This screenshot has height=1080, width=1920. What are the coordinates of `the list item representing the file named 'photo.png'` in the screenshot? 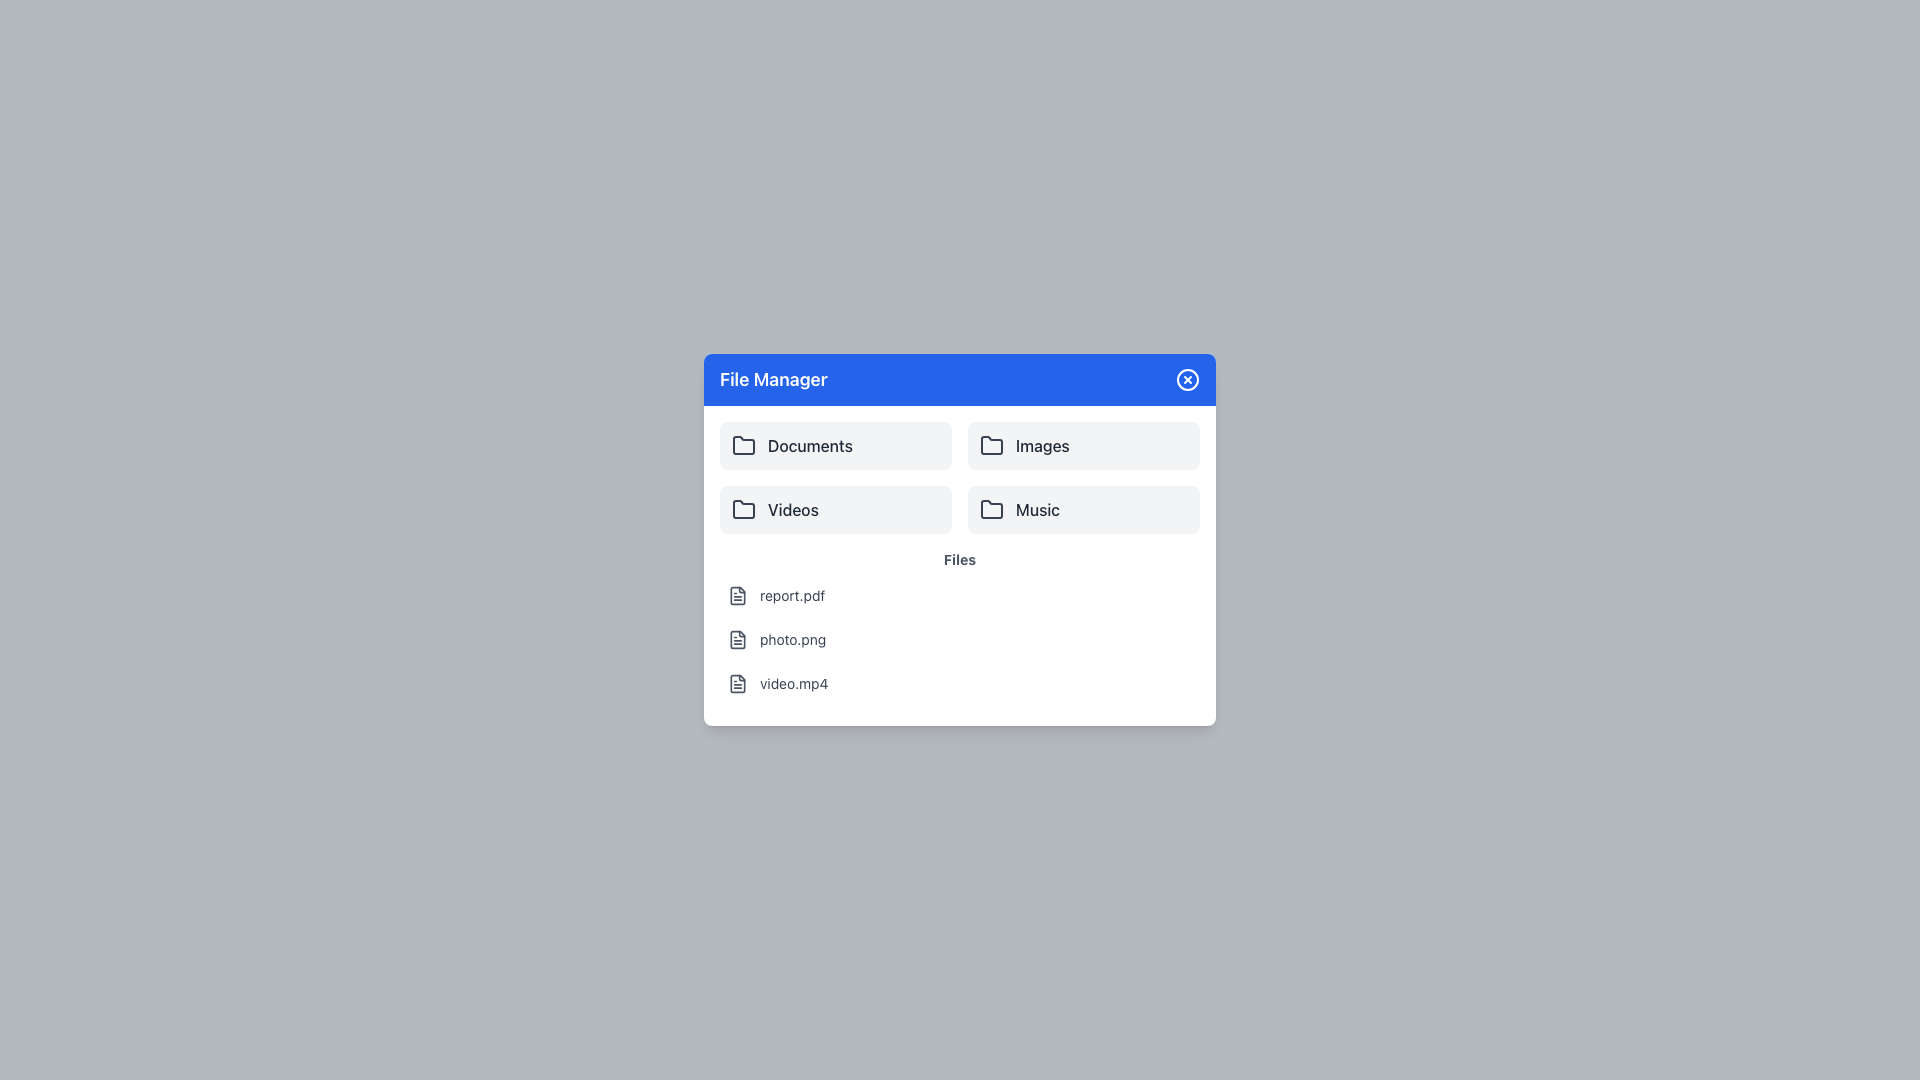 It's located at (960, 640).